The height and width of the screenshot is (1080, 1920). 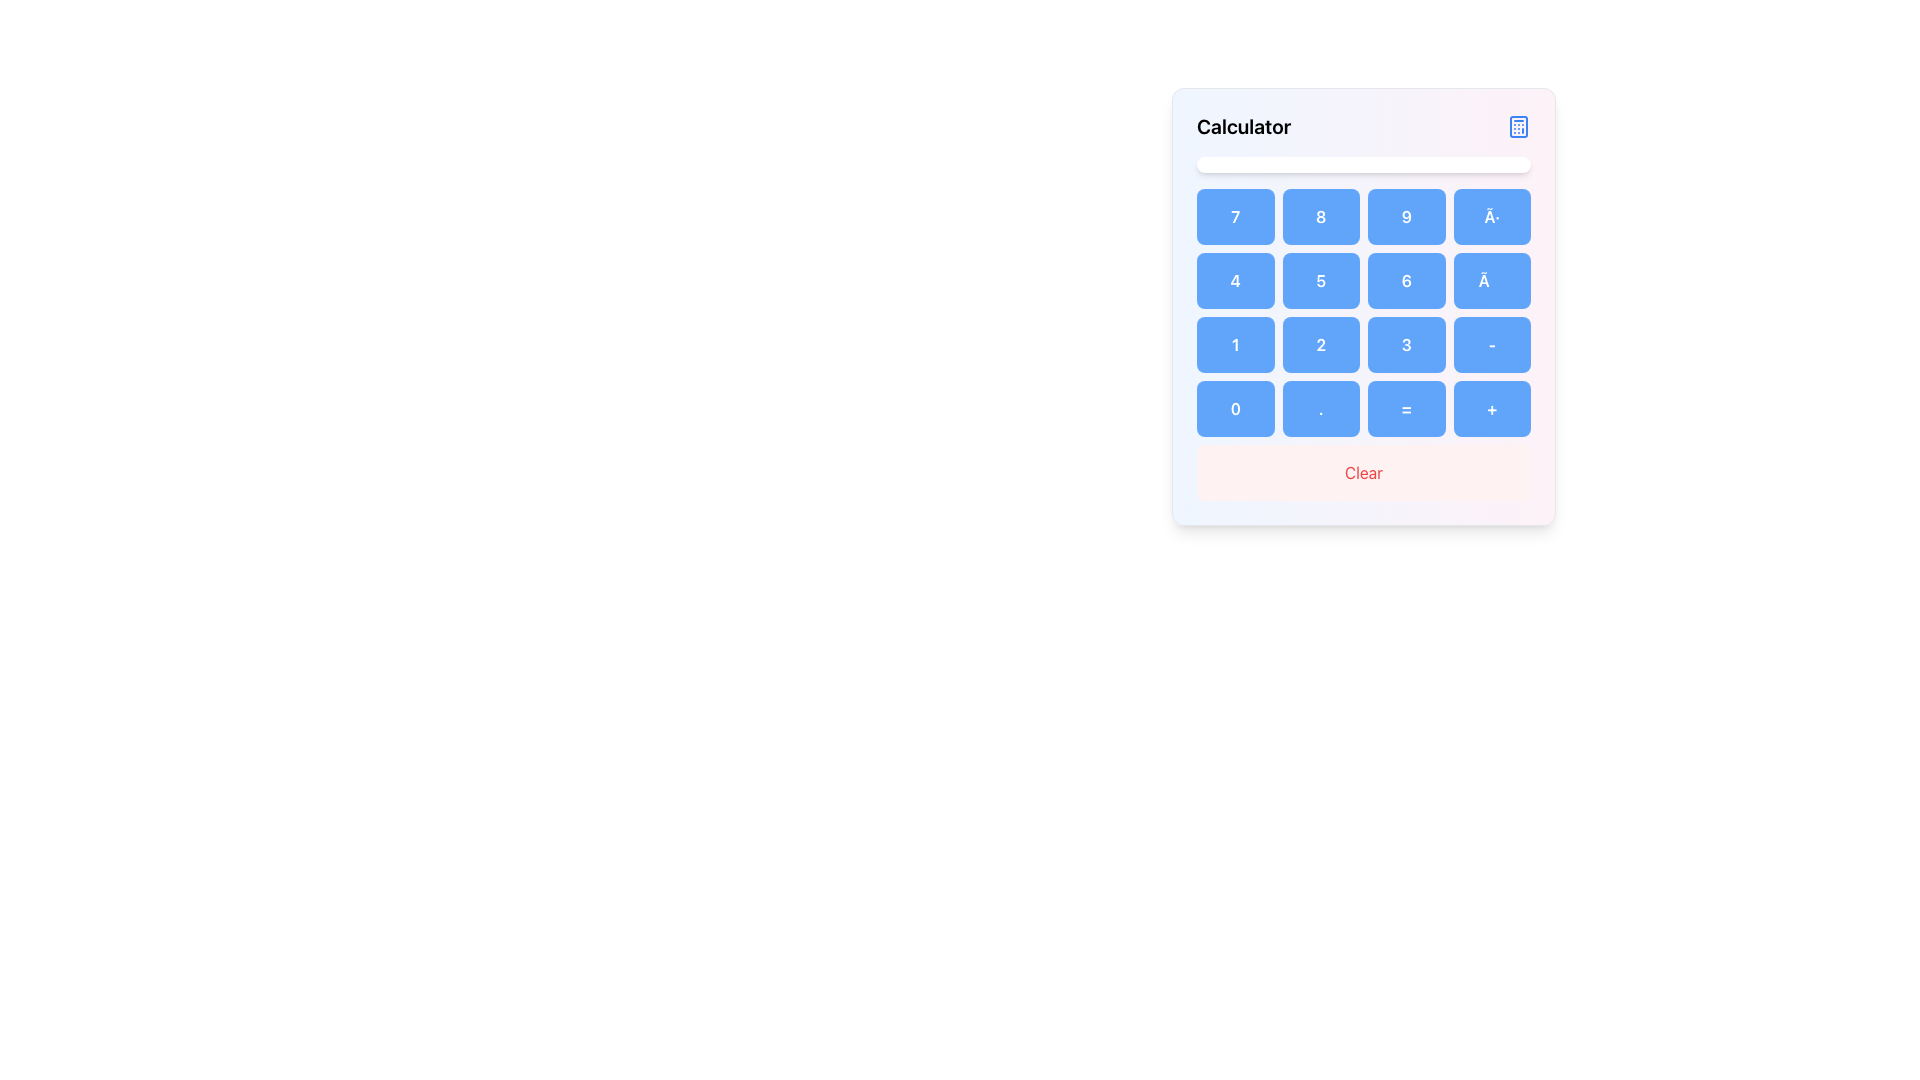 What do you see at coordinates (1234, 343) in the screenshot?
I see `the button with a blue background and the bold text '1' located in the third row, first column of a 4-column grid to input the digit '1'` at bounding box center [1234, 343].